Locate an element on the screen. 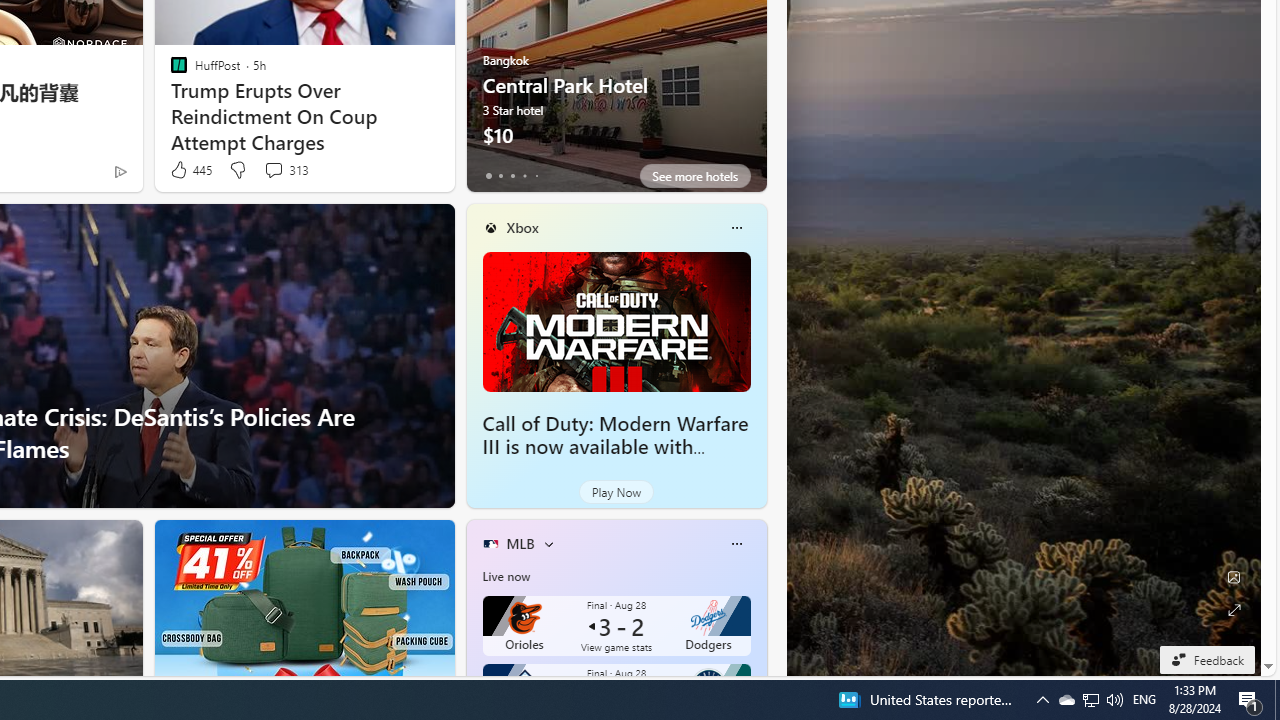 This screenshot has width=1280, height=720. 'Feedback' is located at coordinates (1205, 659).